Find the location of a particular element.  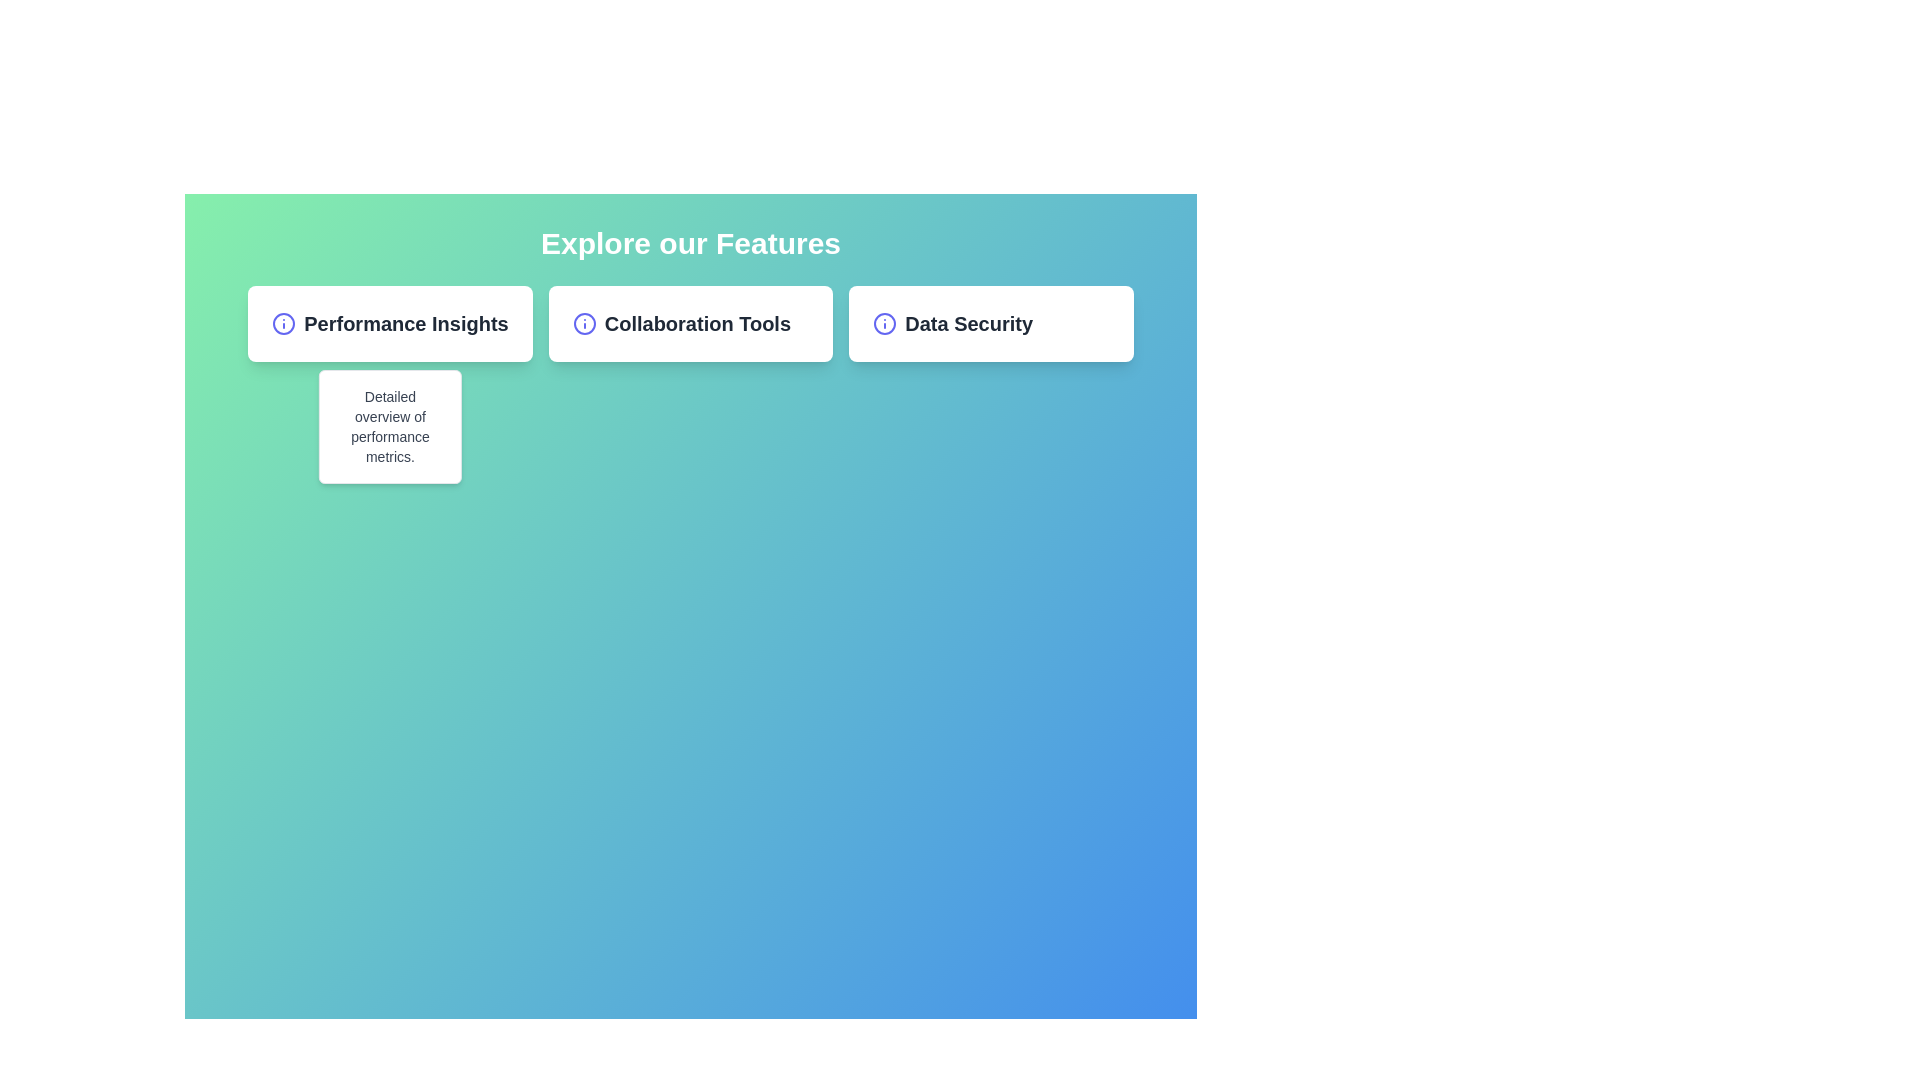

the 'Data Security' card, which is the third card in a grid layout and positioned to the right of the 'Collaboration Tools' card is located at coordinates (991, 323).